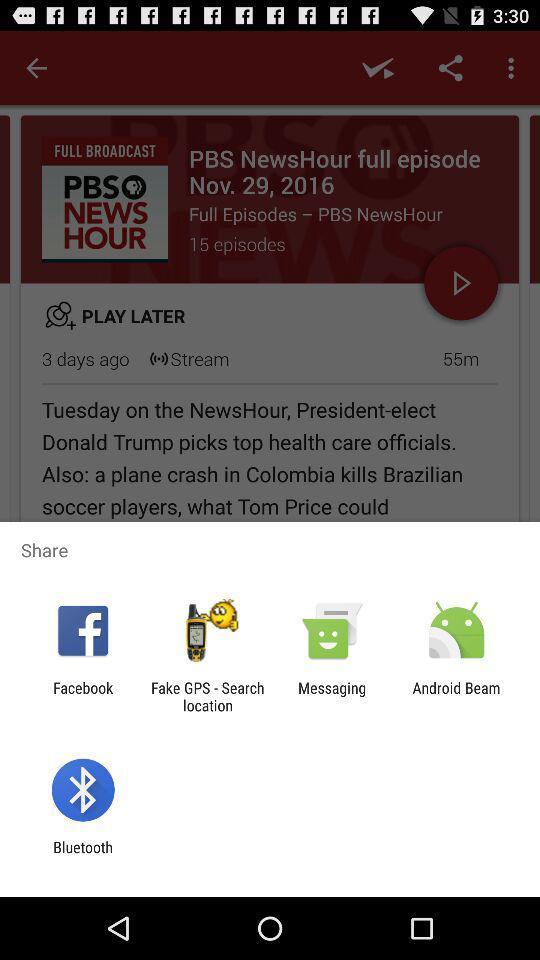 This screenshot has width=540, height=960. Describe the element at coordinates (456, 696) in the screenshot. I see `the android beam item` at that location.